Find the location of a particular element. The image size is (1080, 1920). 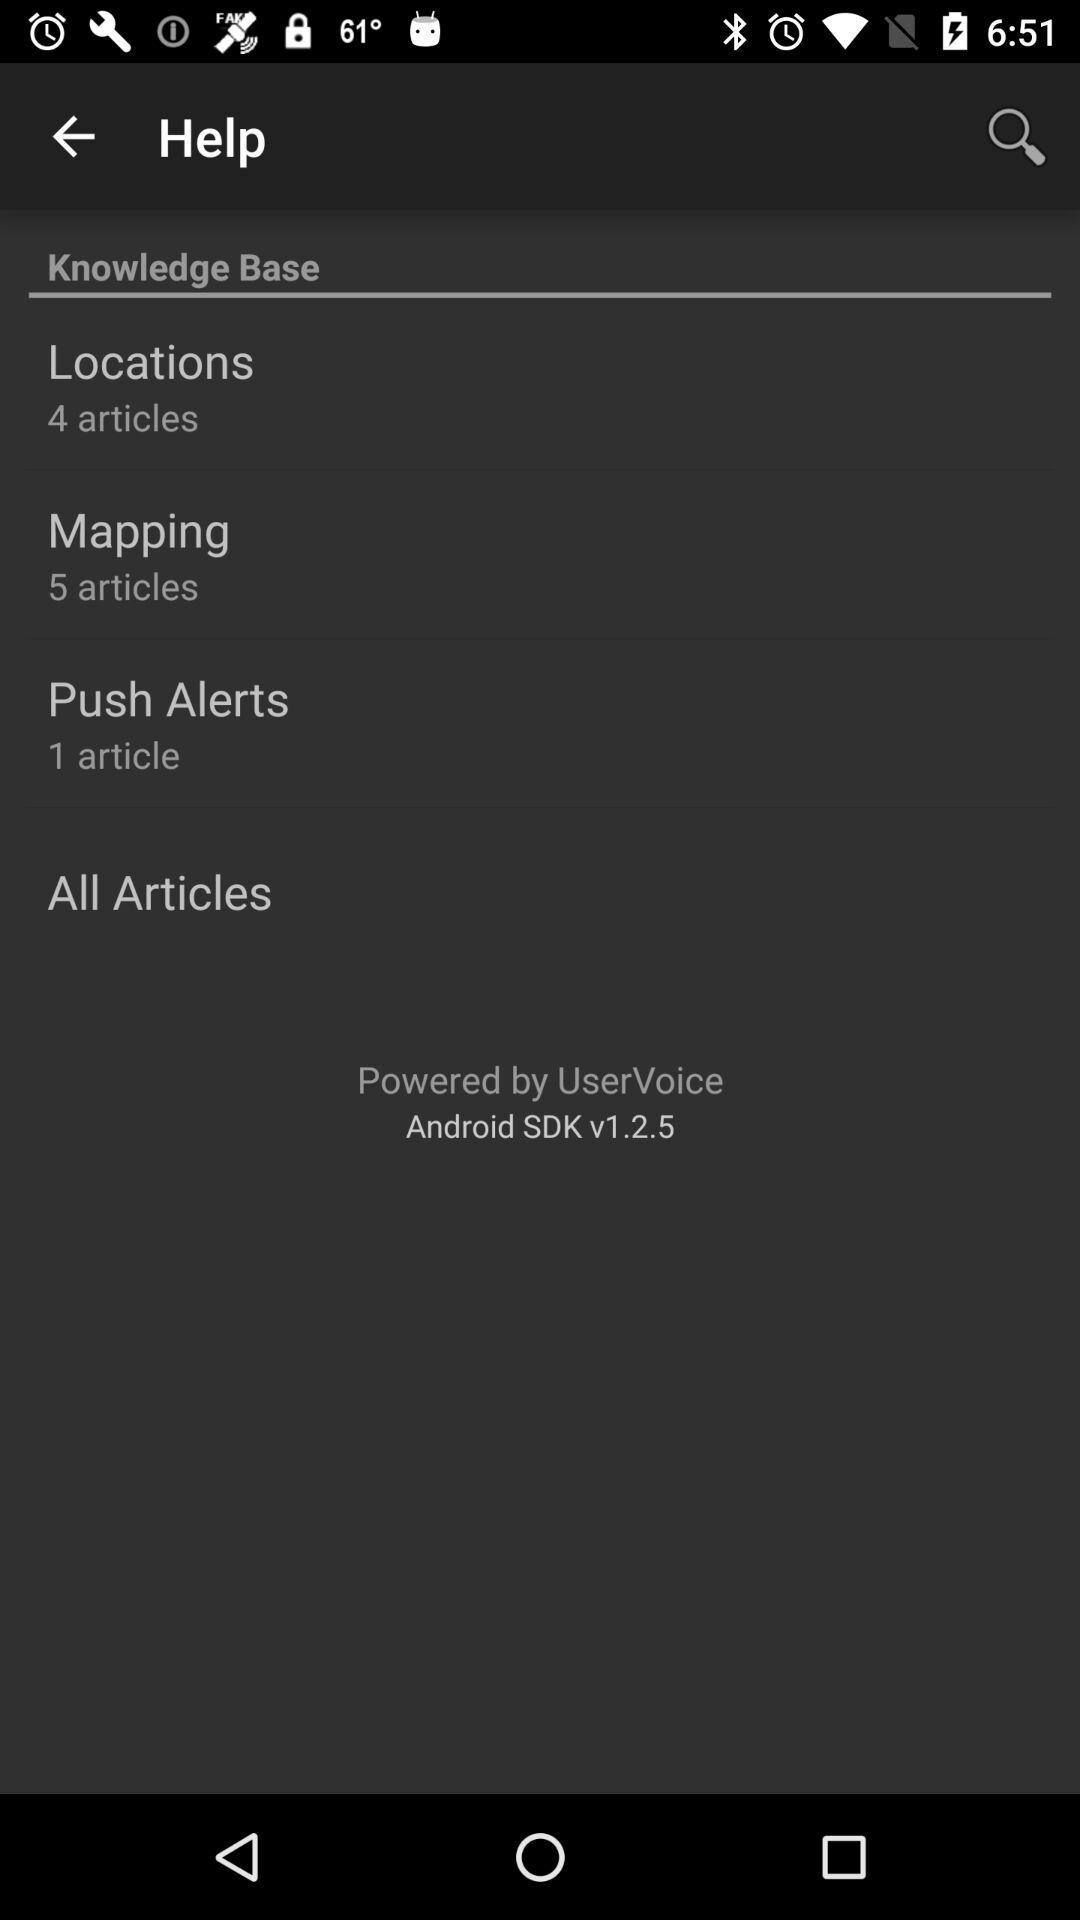

the icon next to the help app is located at coordinates (72, 135).